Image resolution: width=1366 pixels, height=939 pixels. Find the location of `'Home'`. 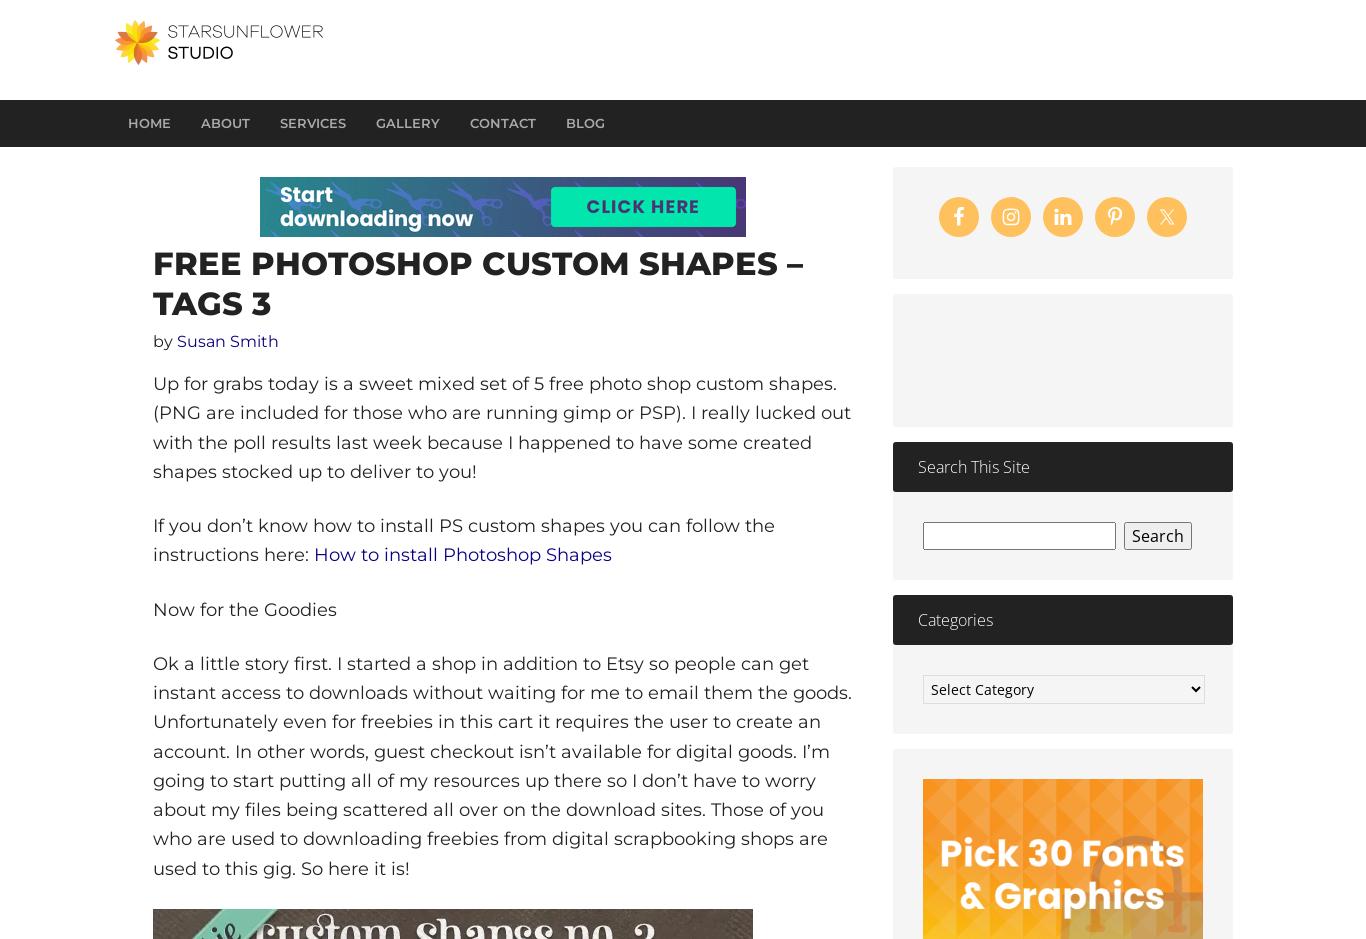

'Home' is located at coordinates (148, 122).